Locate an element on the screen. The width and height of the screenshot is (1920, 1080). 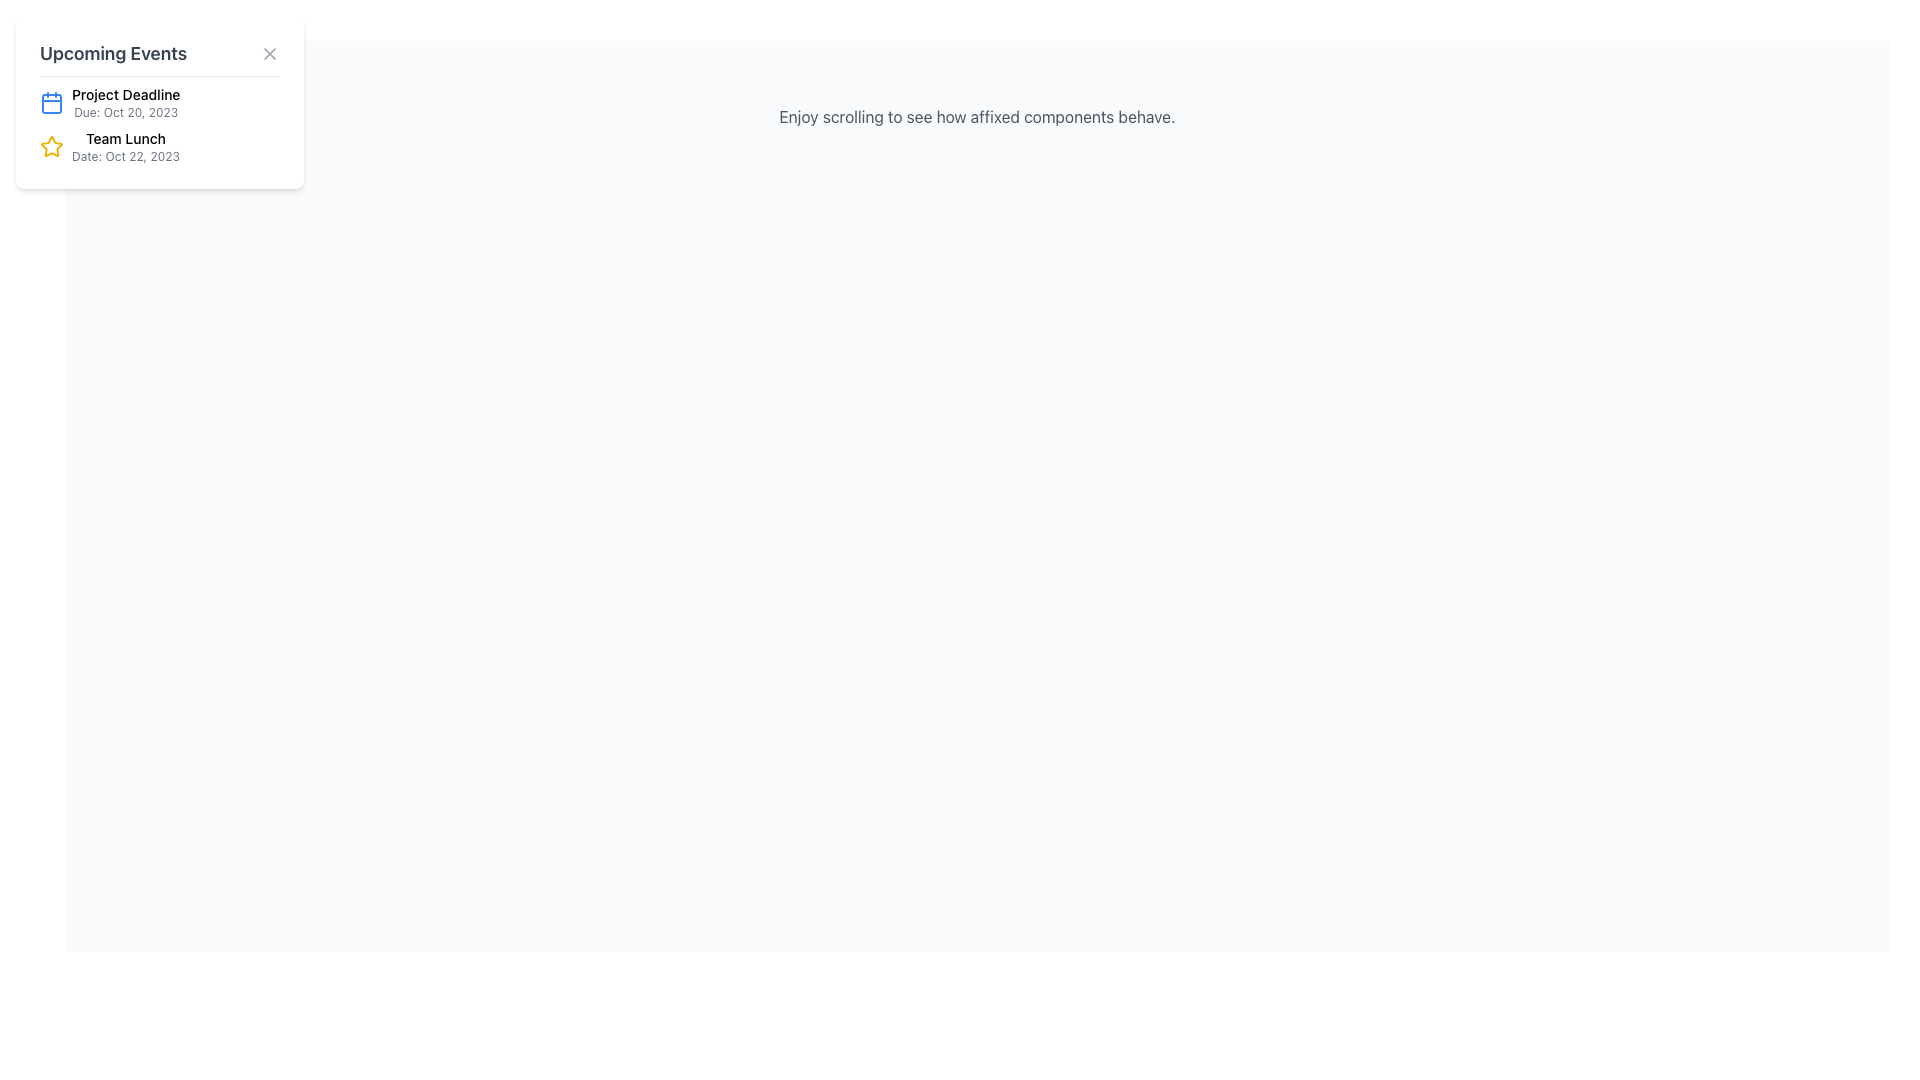
the close action icon, which is a cross-shaped icon located in the top-right corner of the 'Upcoming Events' card component is located at coordinates (268, 53).